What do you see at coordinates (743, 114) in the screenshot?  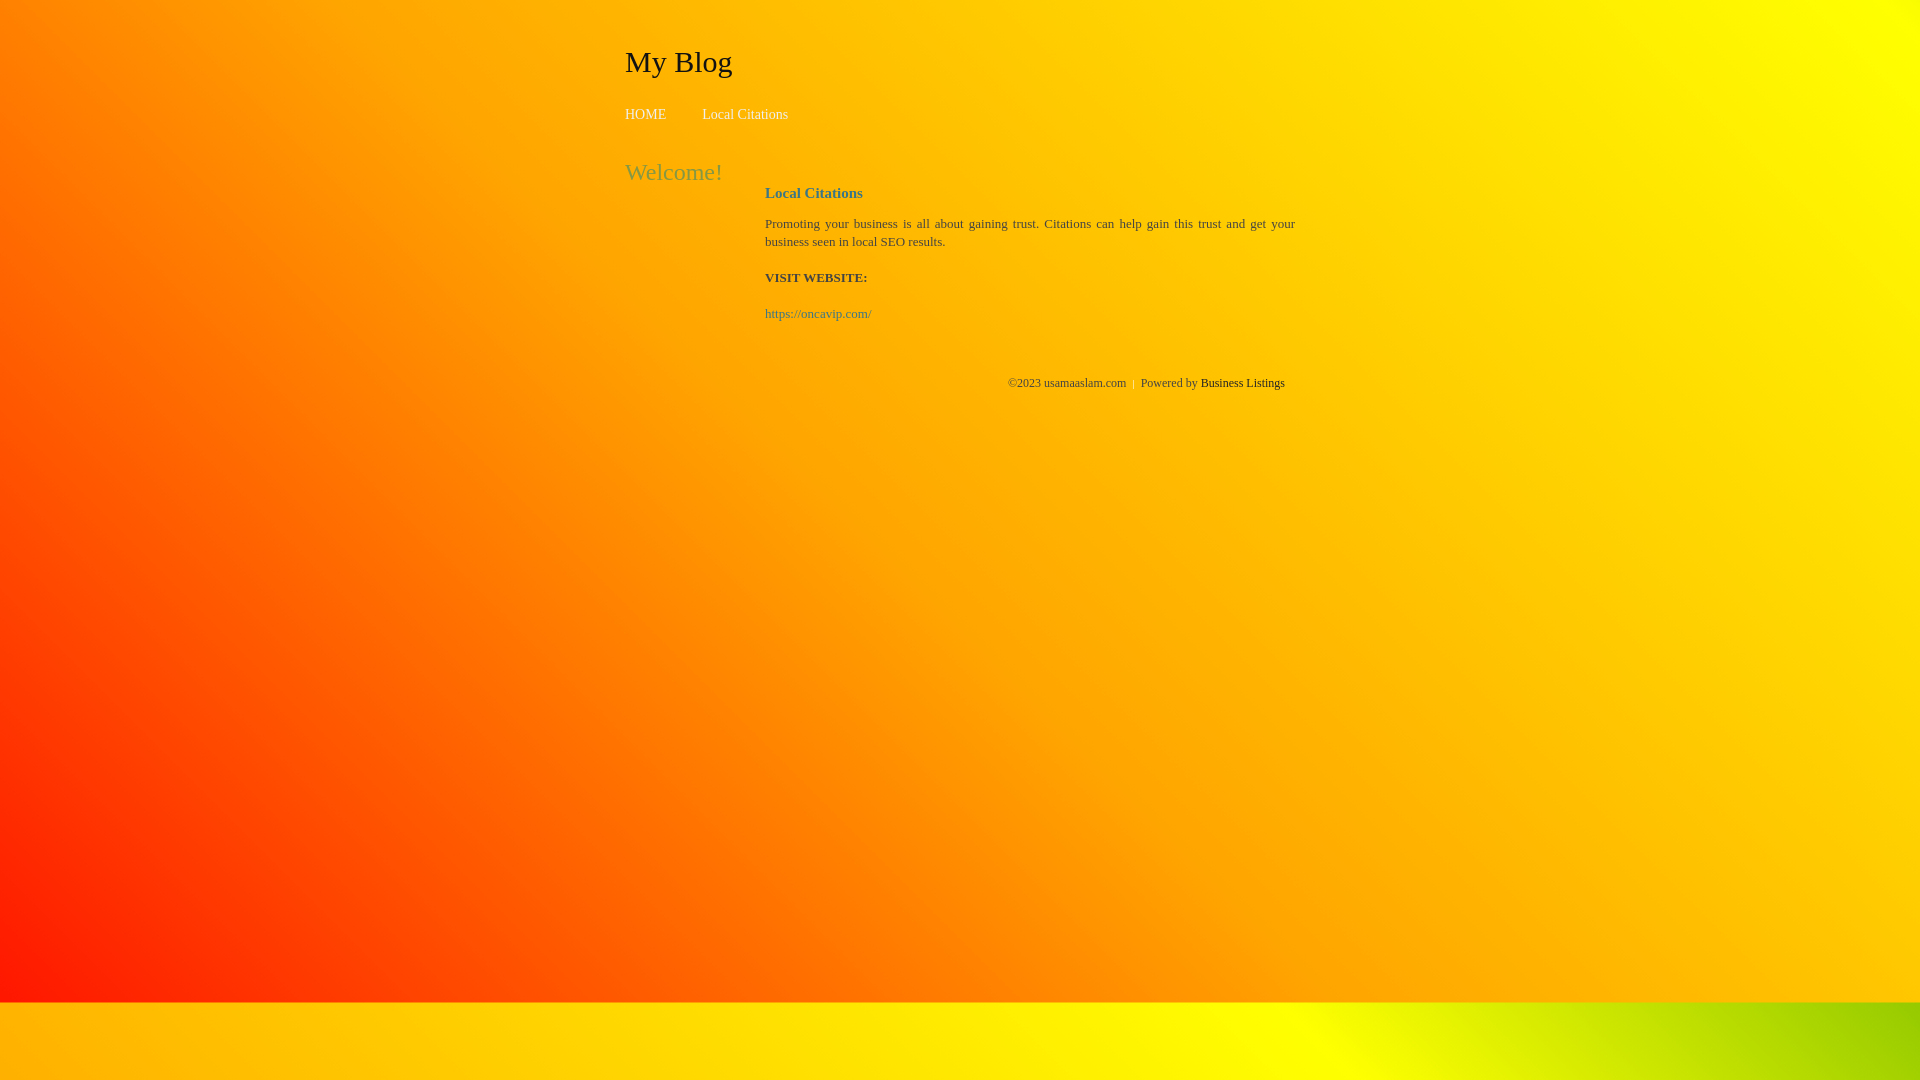 I see `'Local Citations'` at bounding box center [743, 114].